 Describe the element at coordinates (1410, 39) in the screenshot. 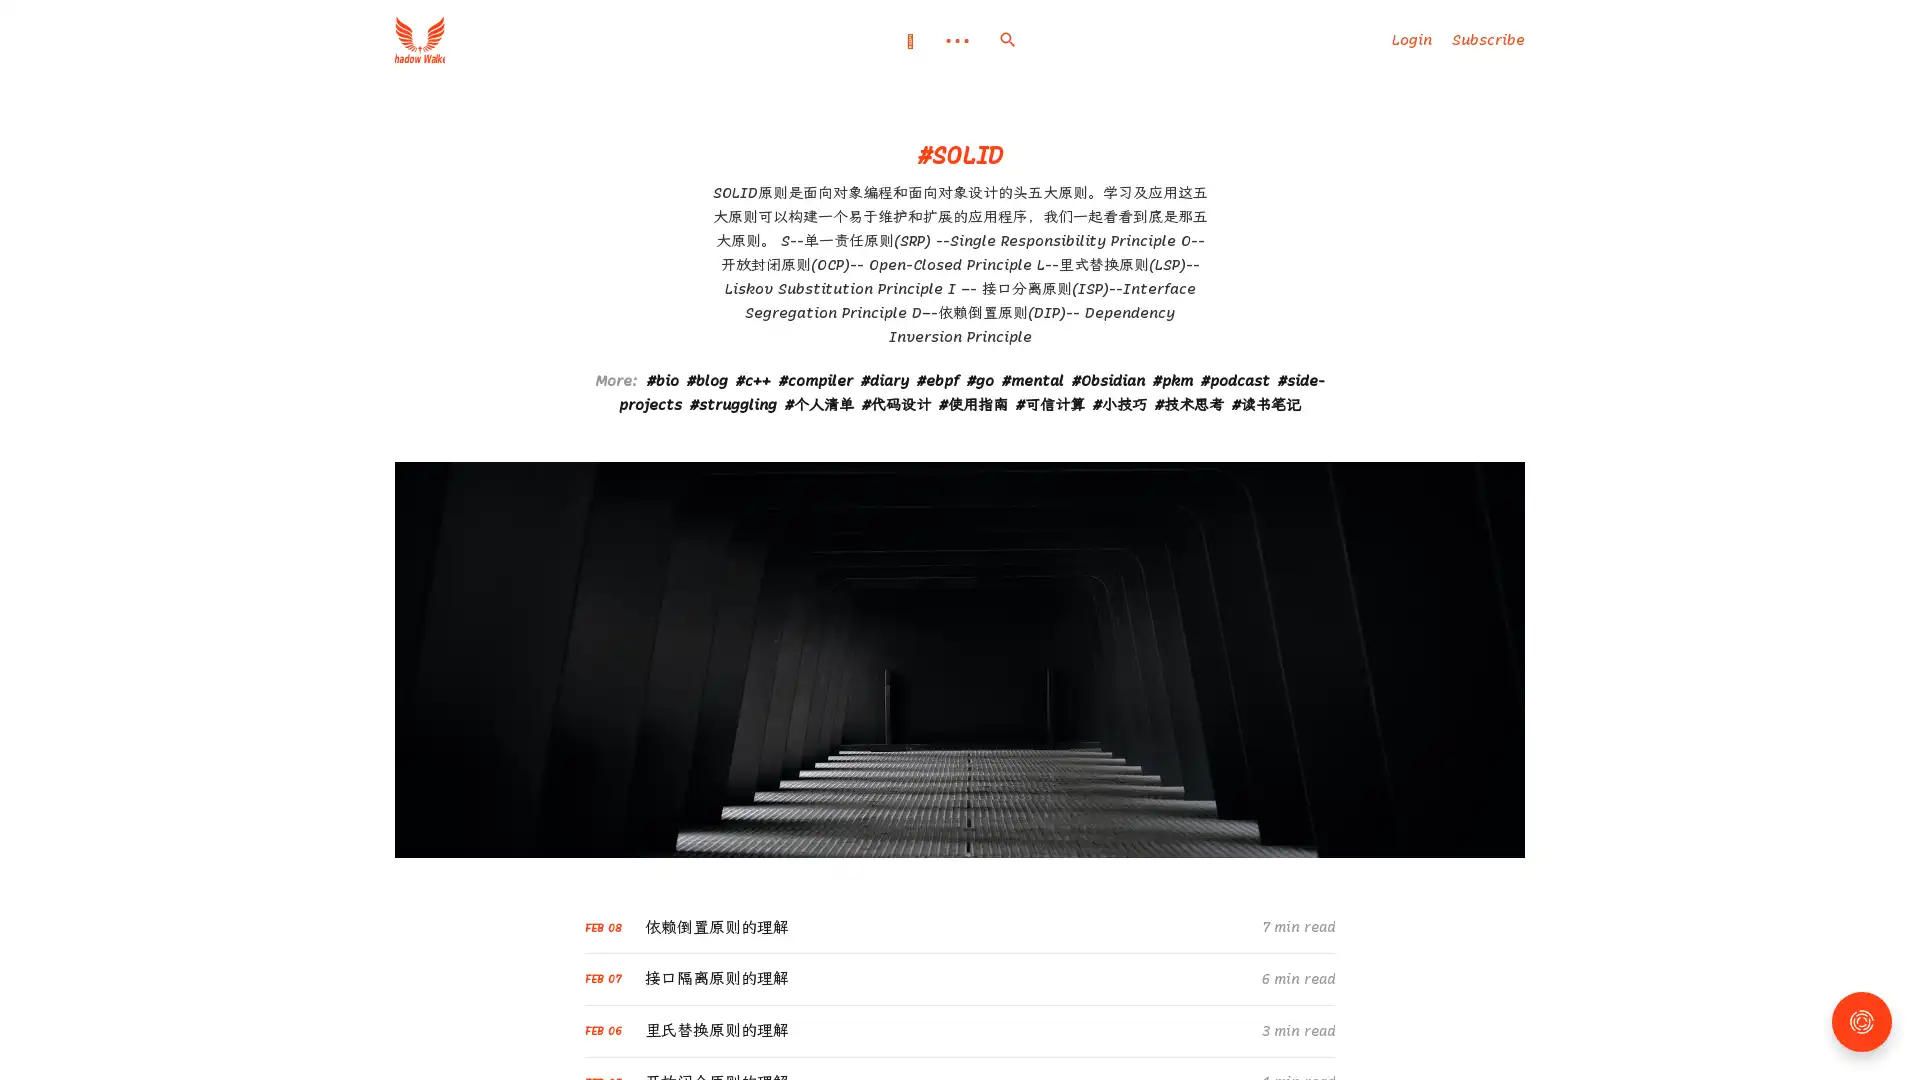

I see `Login` at that location.